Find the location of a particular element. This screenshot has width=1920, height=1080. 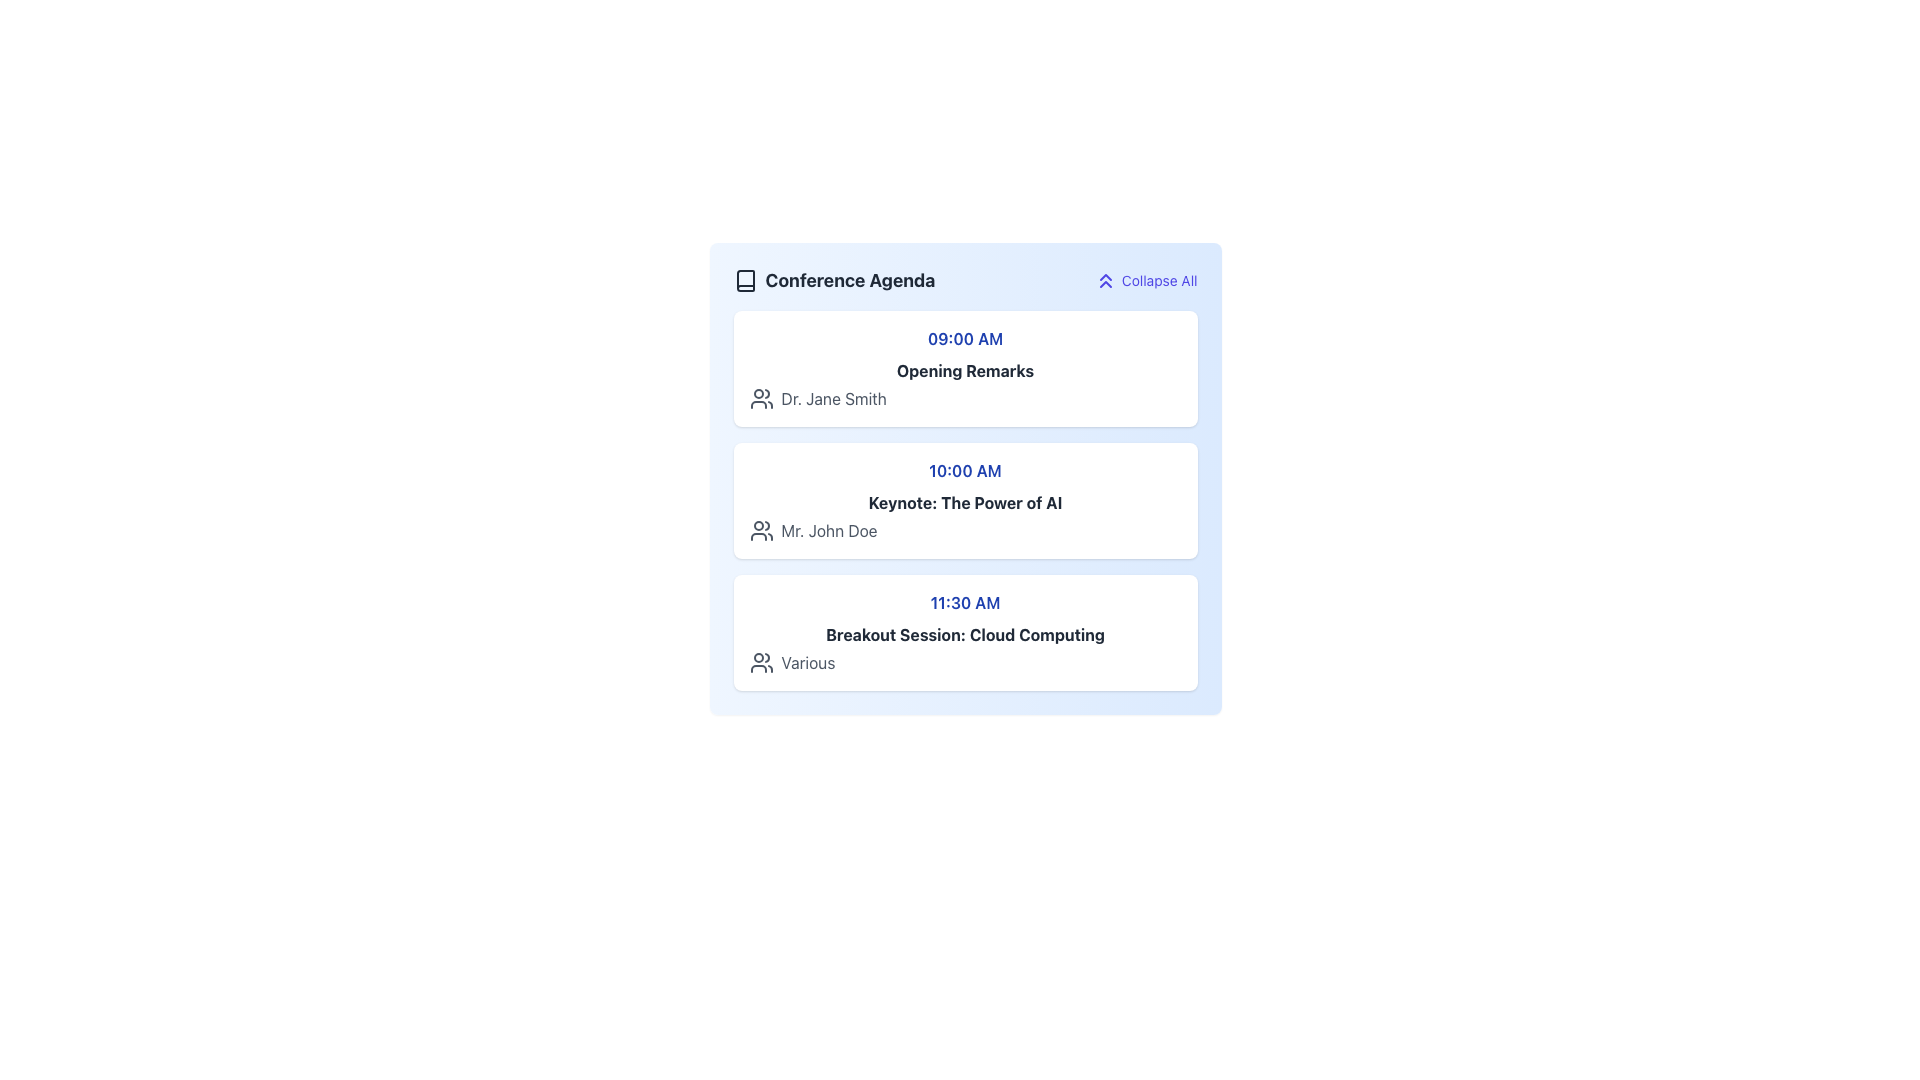

text-based informational display showing the title and speaker of the agenda item located below the '09:00 AM' heading in the conference schedule is located at coordinates (965, 385).